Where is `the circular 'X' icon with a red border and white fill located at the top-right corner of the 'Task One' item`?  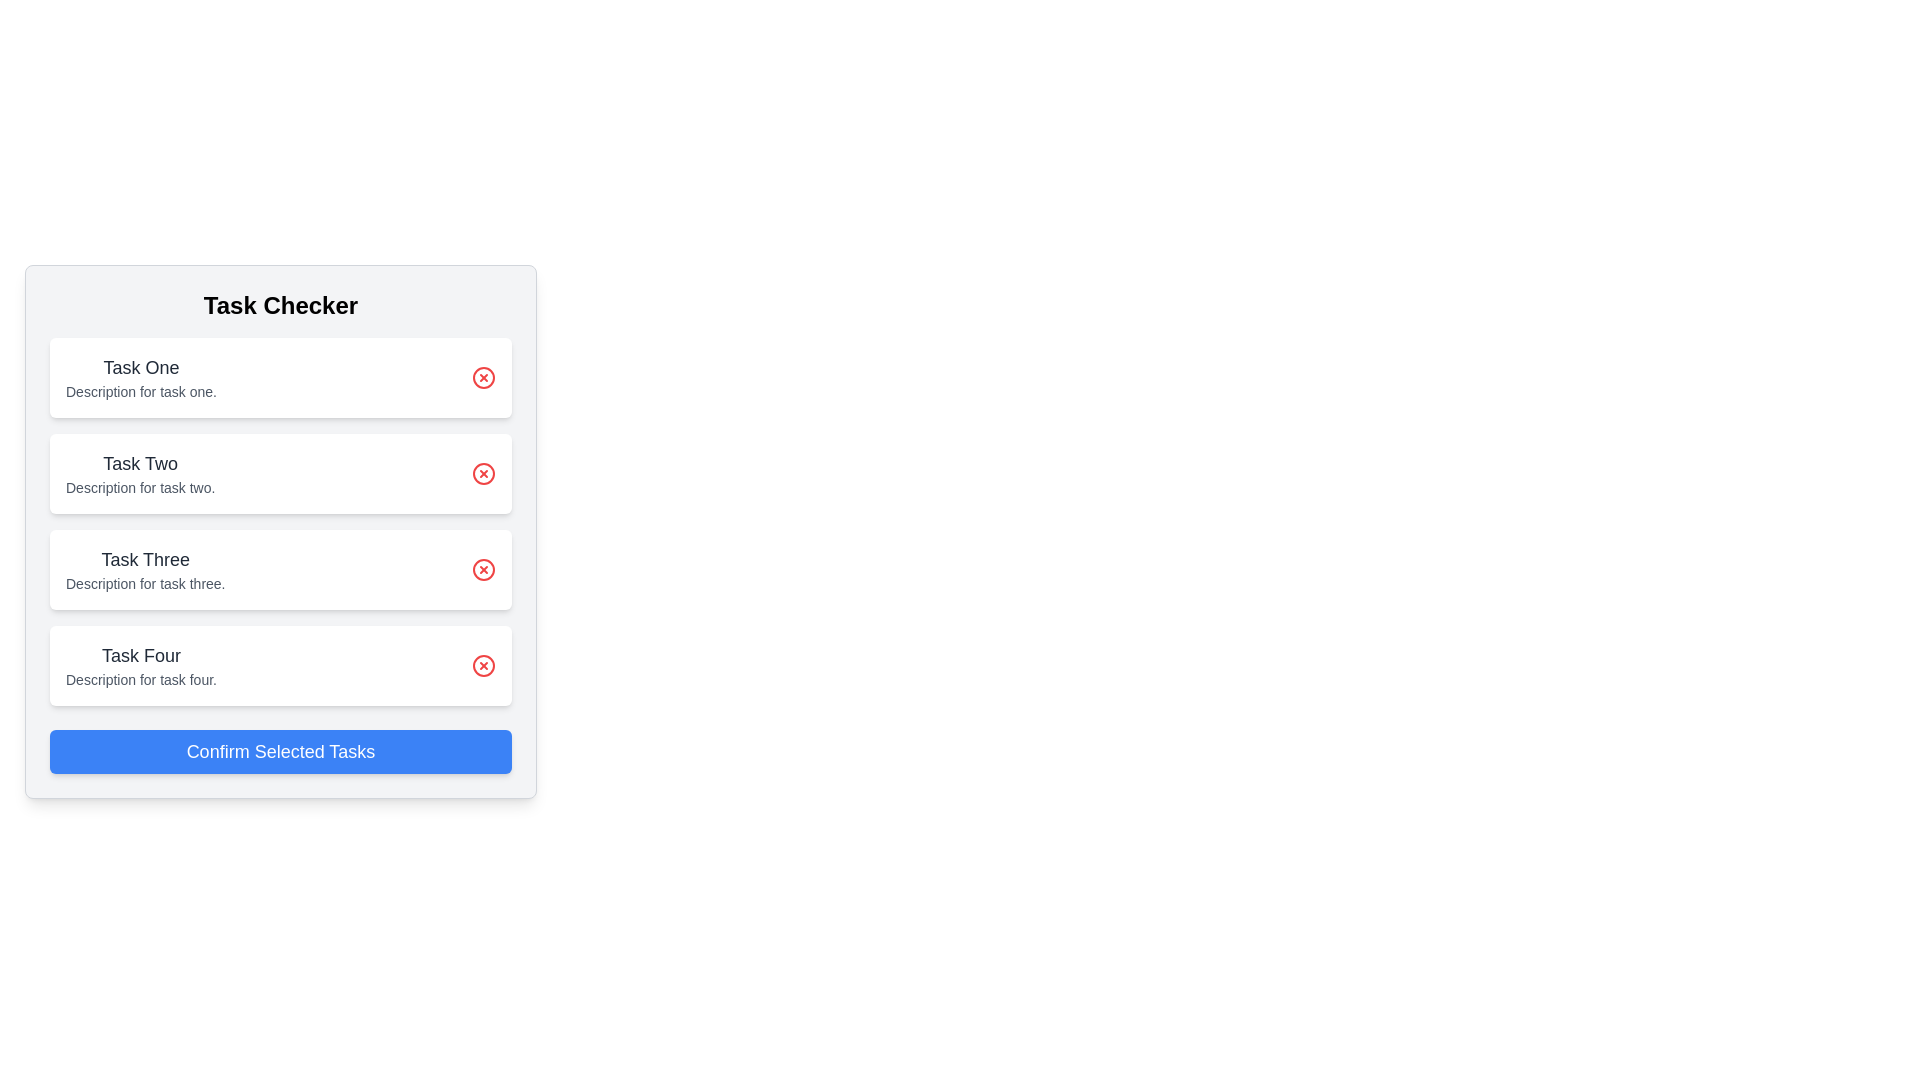
the circular 'X' icon with a red border and white fill located at the top-right corner of the 'Task One' item is located at coordinates (484, 378).